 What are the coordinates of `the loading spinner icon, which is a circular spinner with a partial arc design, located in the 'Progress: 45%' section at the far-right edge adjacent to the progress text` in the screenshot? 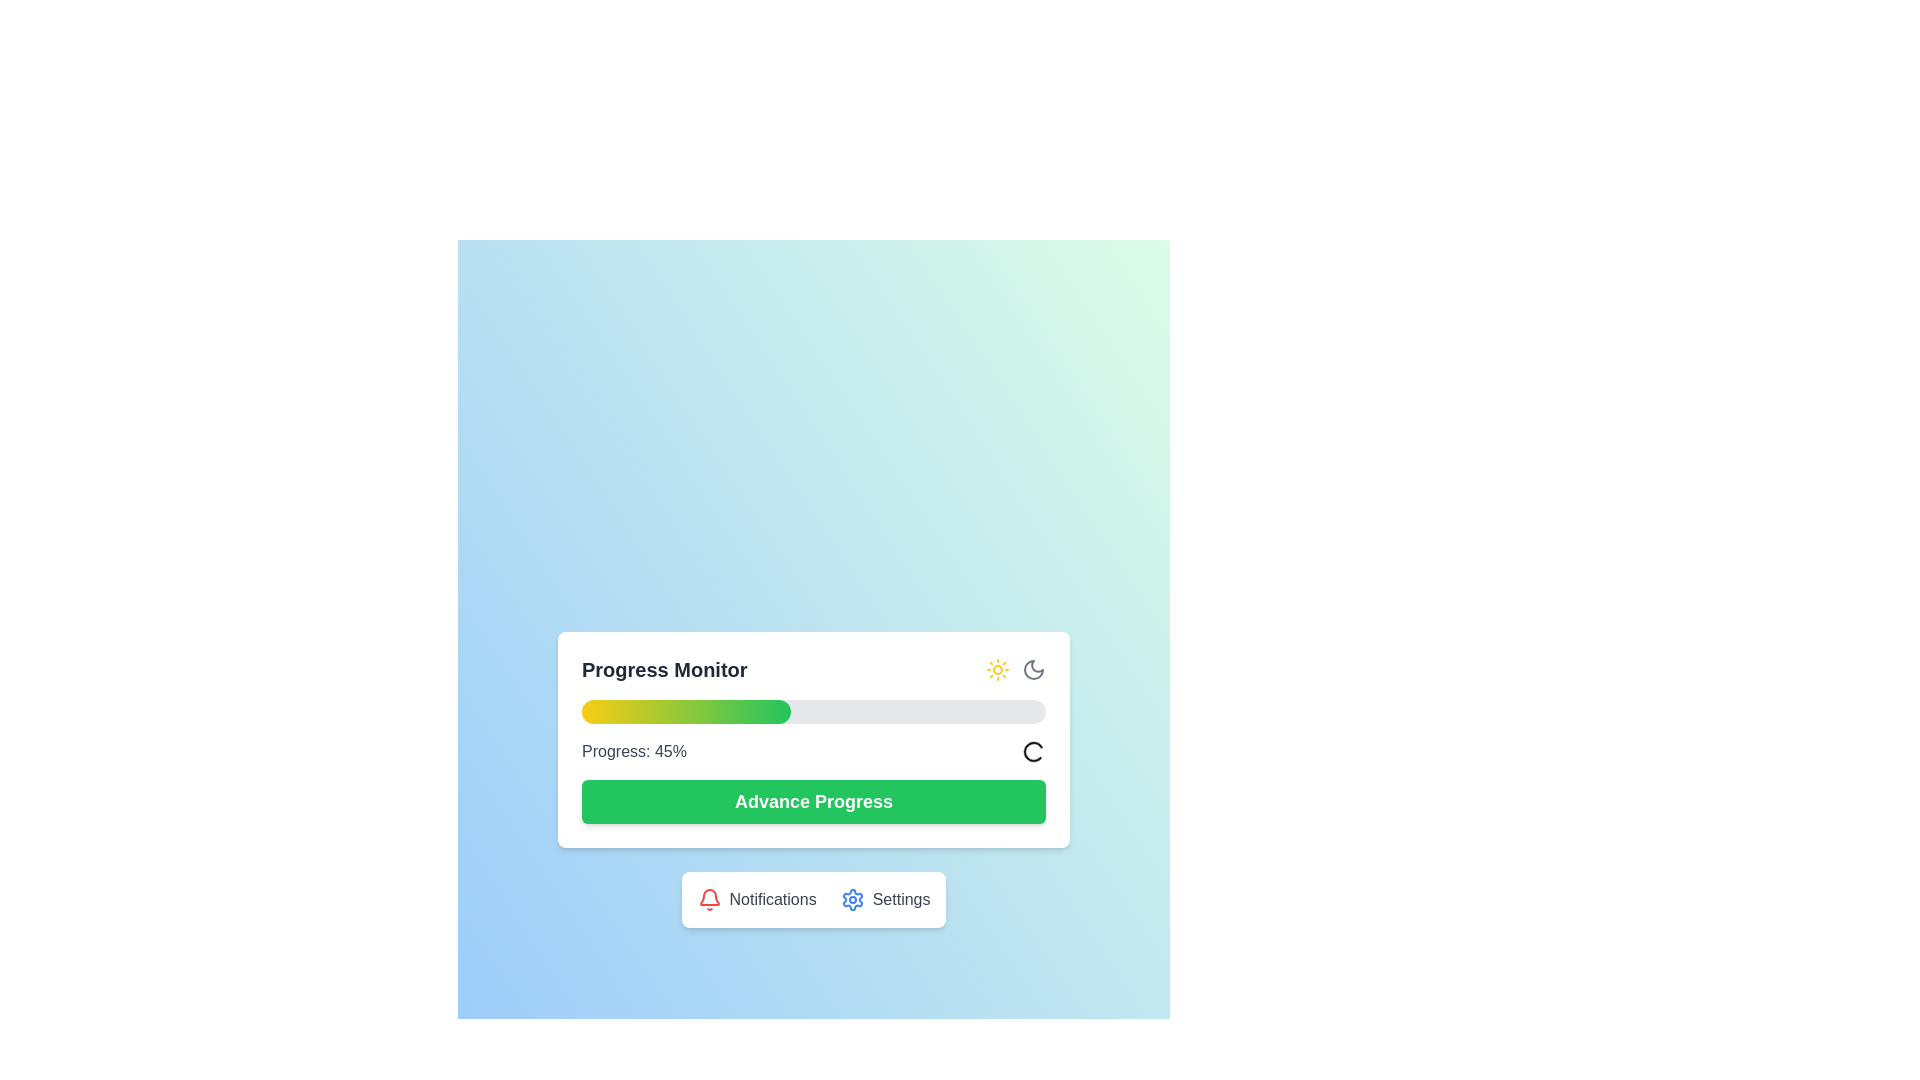 It's located at (1033, 752).